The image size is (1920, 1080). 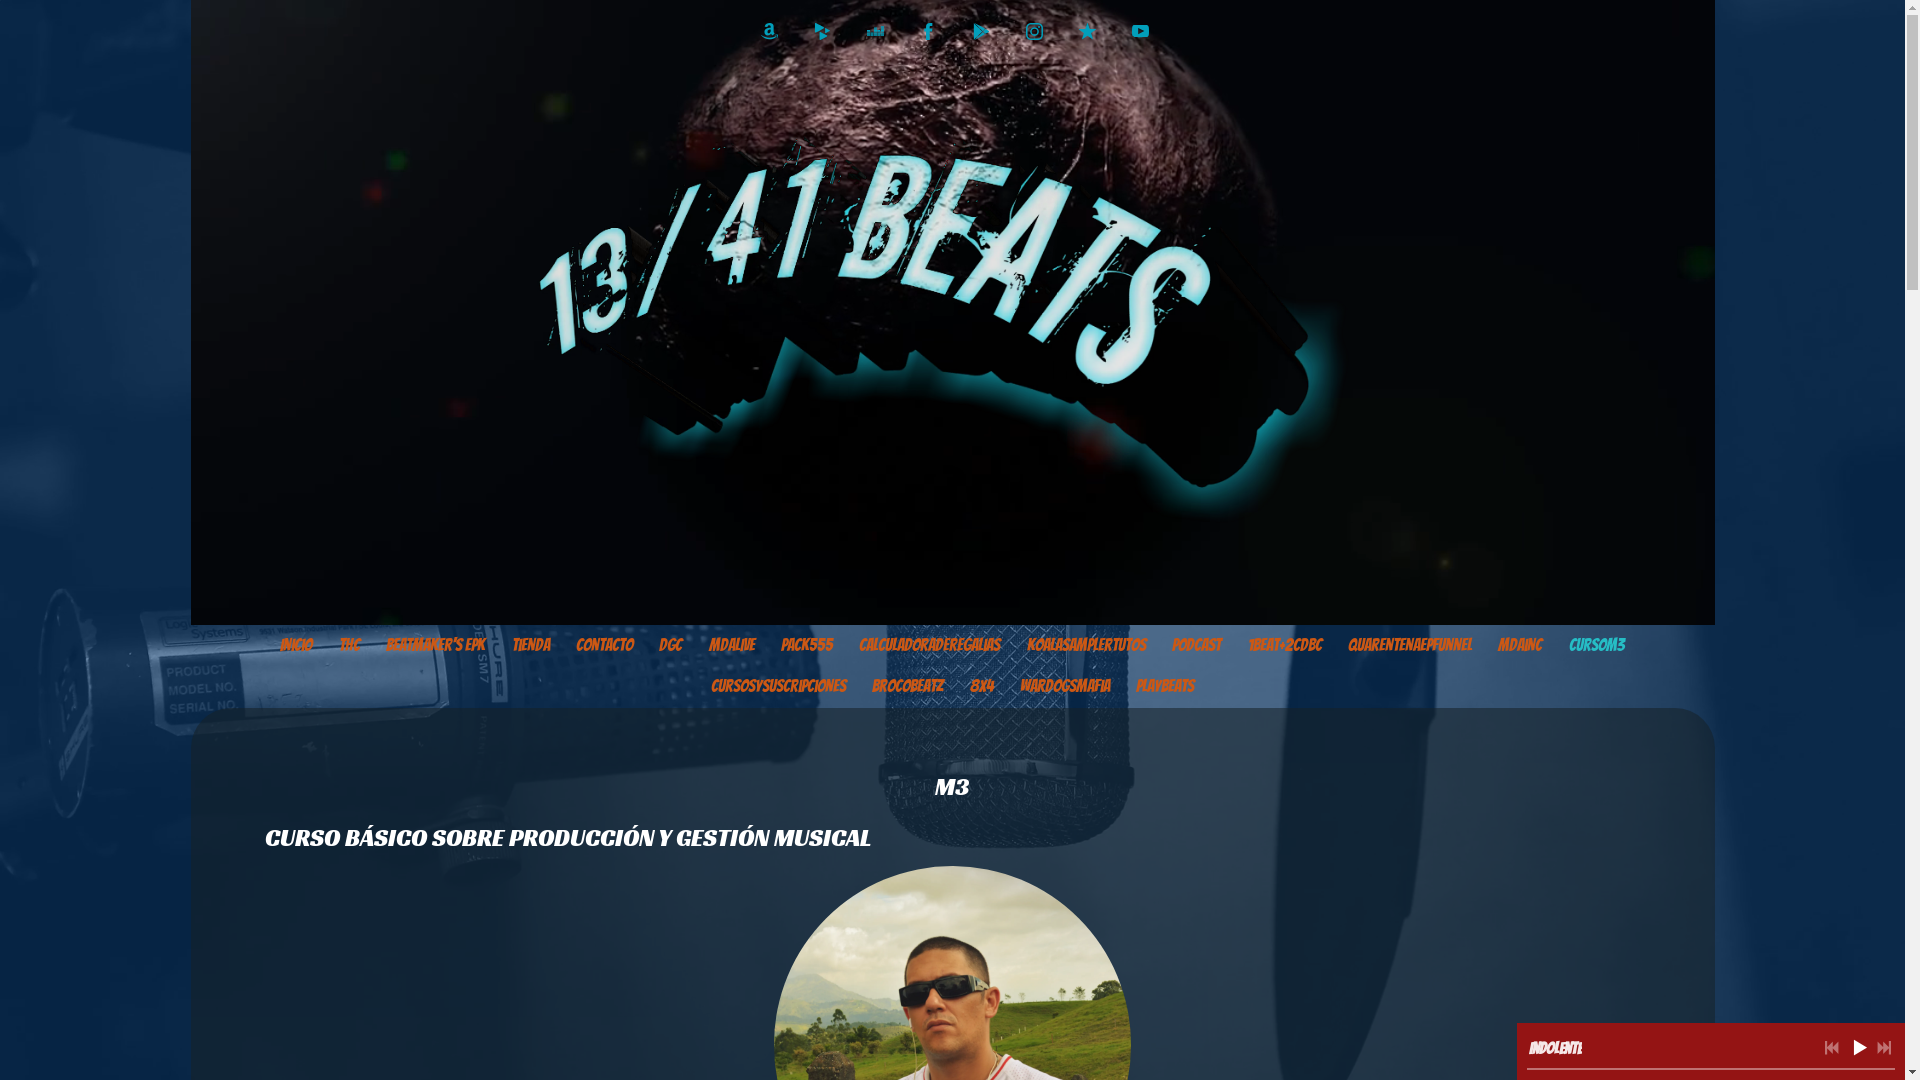 What do you see at coordinates (1520, 645) in the screenshot?
I see `'MDAinc'` at bounding box center [1520, 645].